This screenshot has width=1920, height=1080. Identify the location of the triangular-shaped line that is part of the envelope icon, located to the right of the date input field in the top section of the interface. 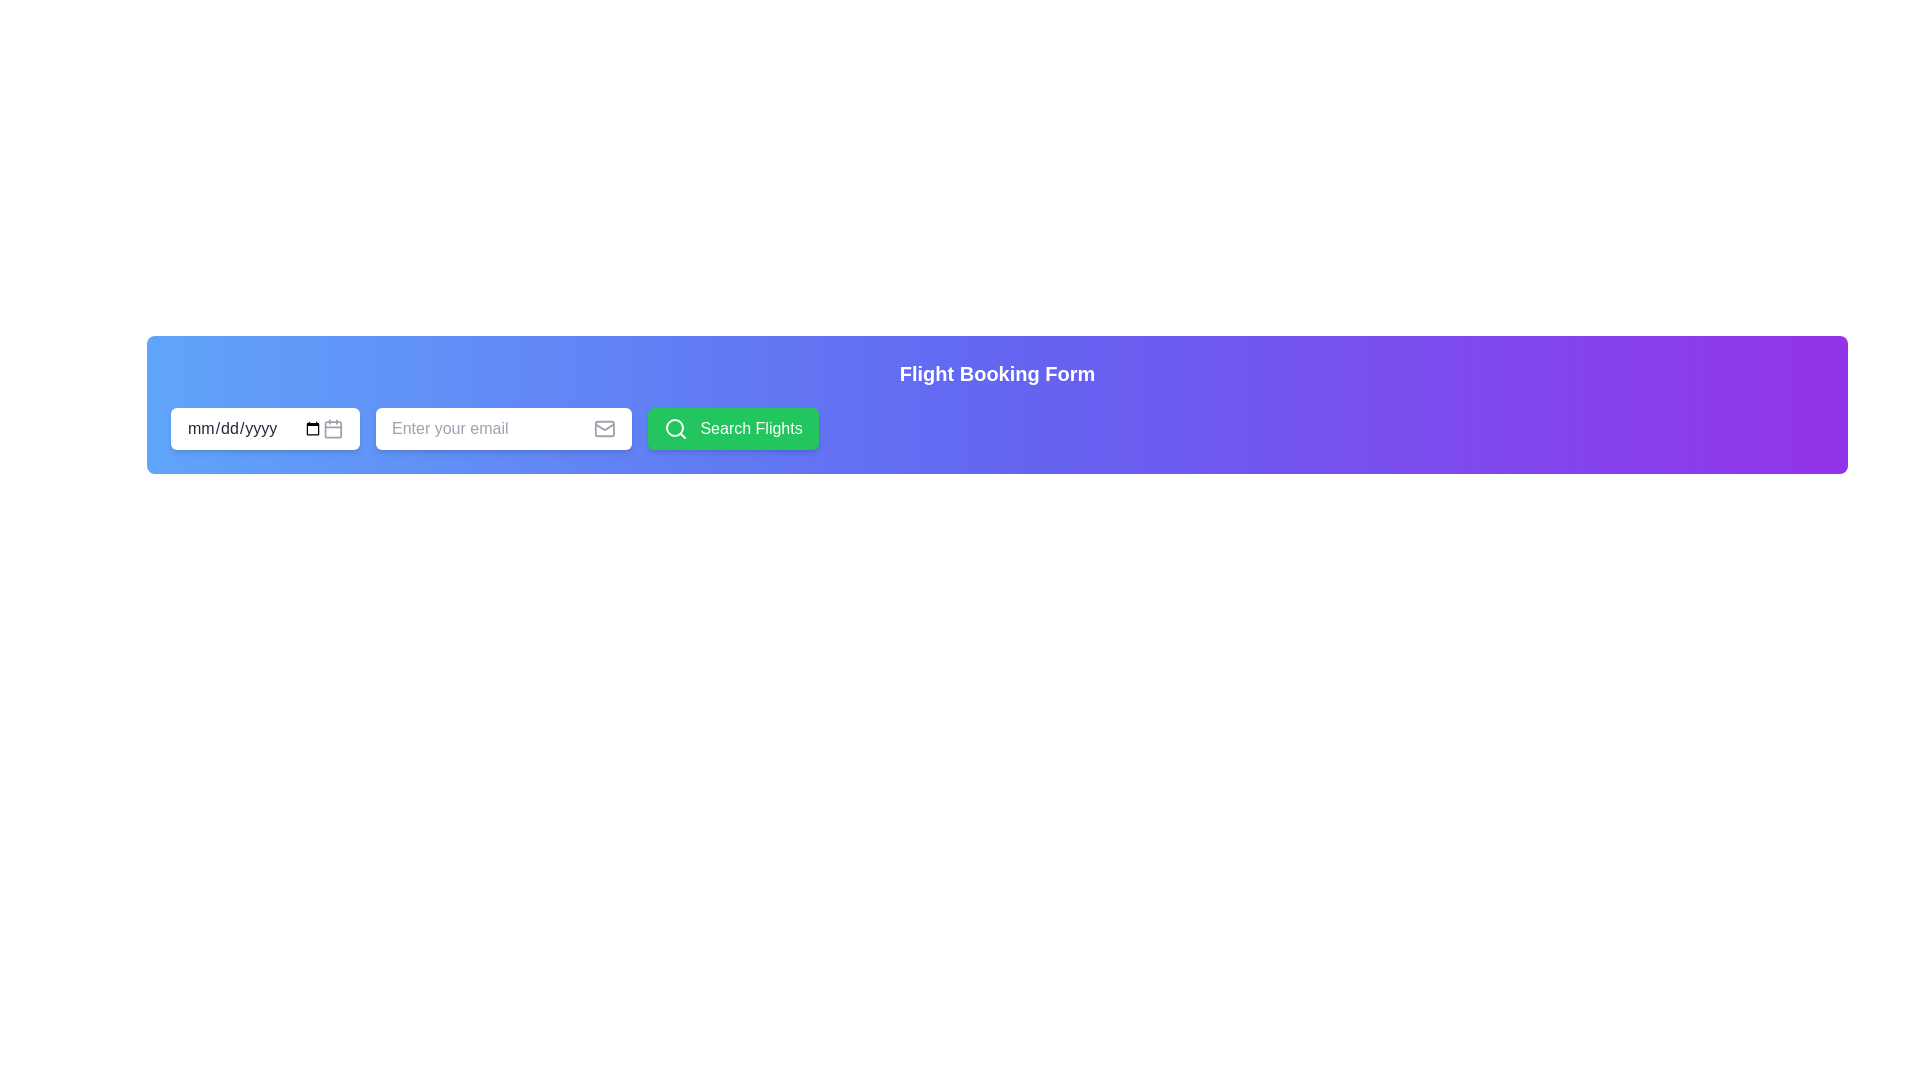
(604, 426).